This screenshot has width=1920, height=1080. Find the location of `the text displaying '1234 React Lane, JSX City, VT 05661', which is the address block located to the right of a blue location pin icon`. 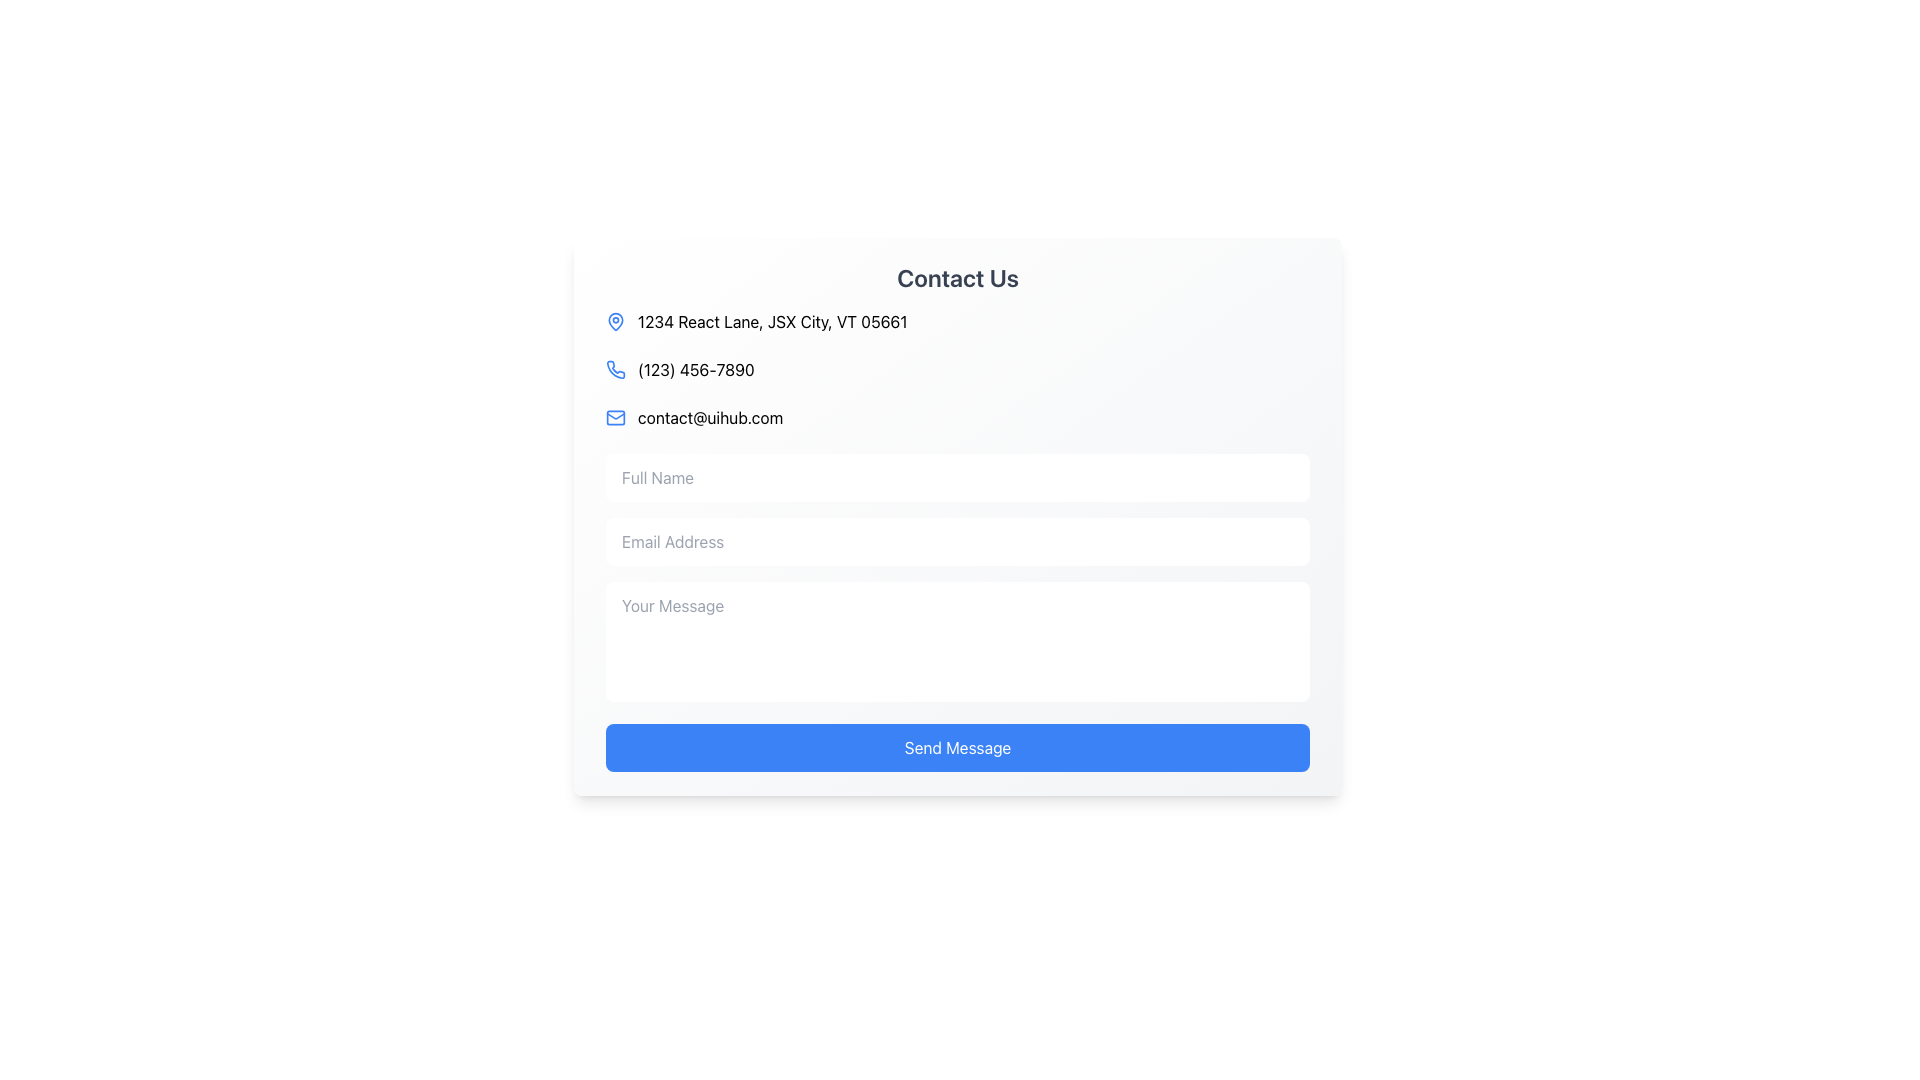

the text displaying '1234 React Lane, JSX City, VT 05661', which is the address block located to the right of a blue location pin icon is located at coordinates (771, 320).